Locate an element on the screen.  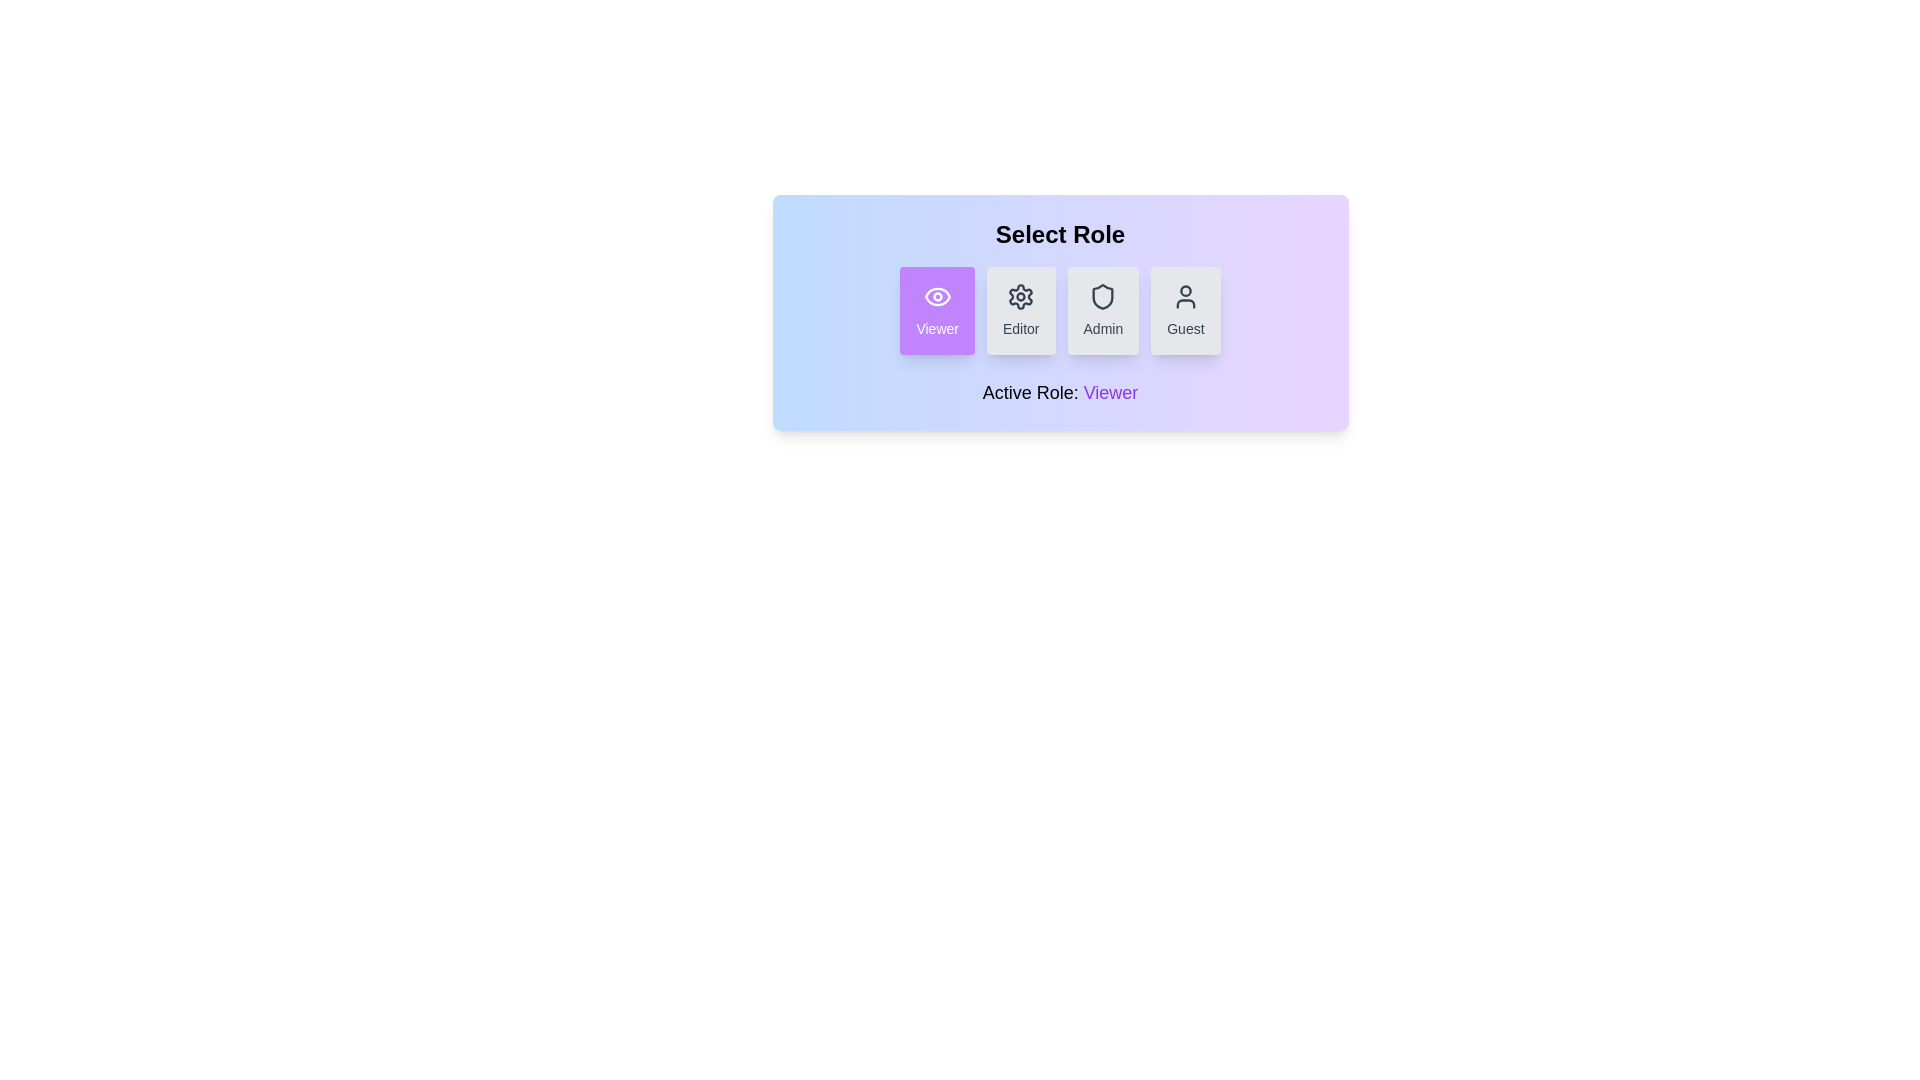
the role Editor by clicking the corresponding button is located at coordinates (1021, 311).